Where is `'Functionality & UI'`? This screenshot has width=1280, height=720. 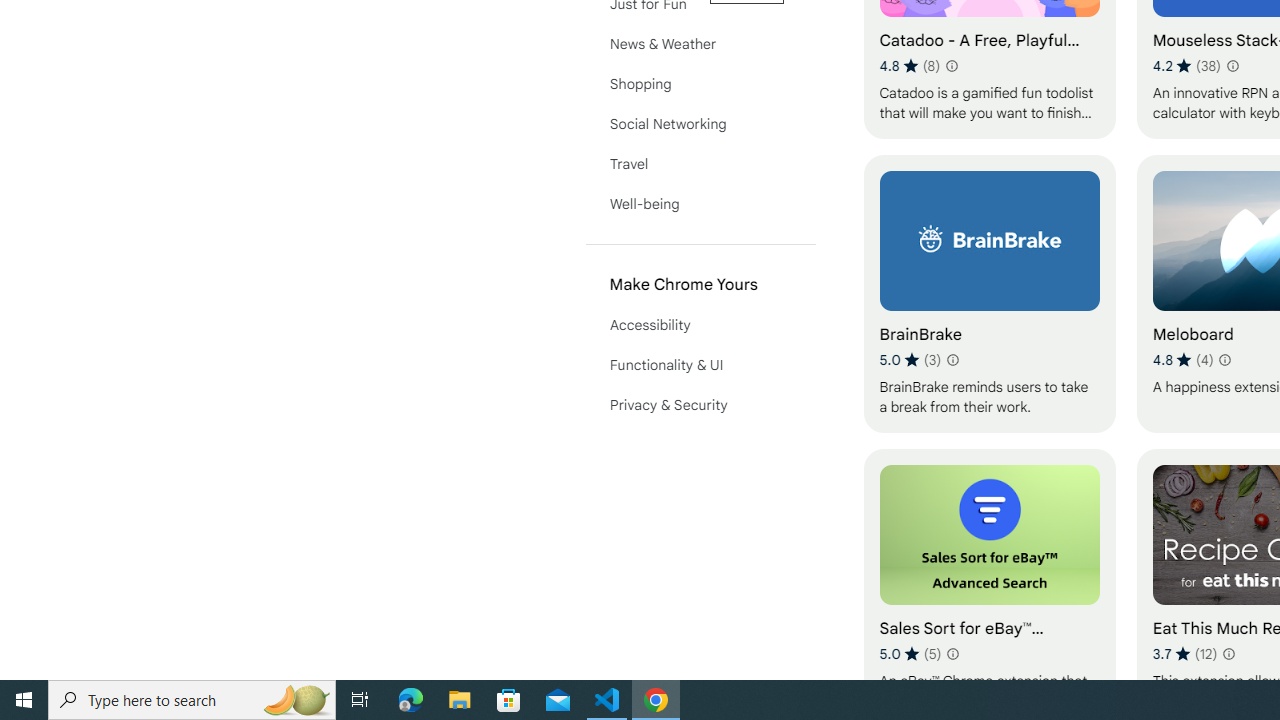
'Functionality & UI' is located at coordinates (700, 365).